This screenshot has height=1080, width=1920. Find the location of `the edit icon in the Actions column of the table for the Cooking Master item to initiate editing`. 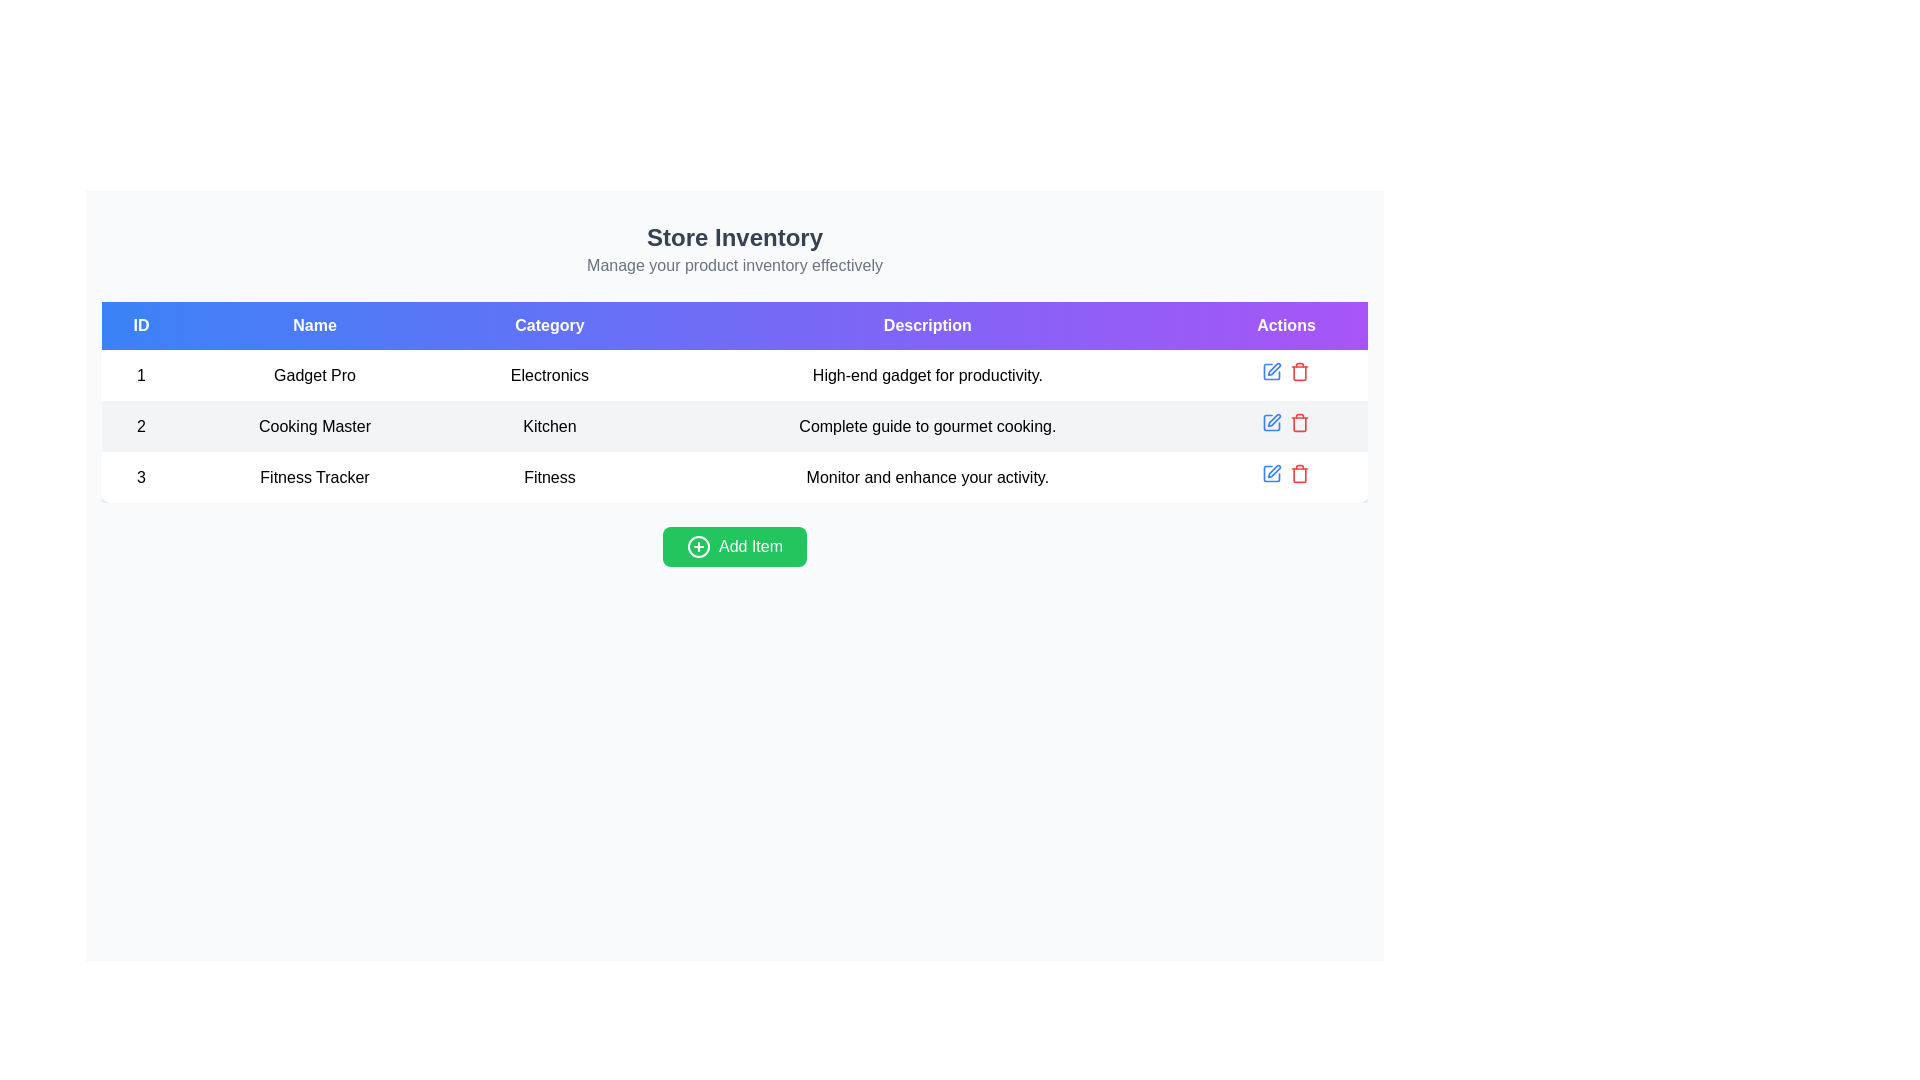

the edit icon in the Actions column of the table for the Cooking Master item to initiate editing is located at coordinates (1271, 422).